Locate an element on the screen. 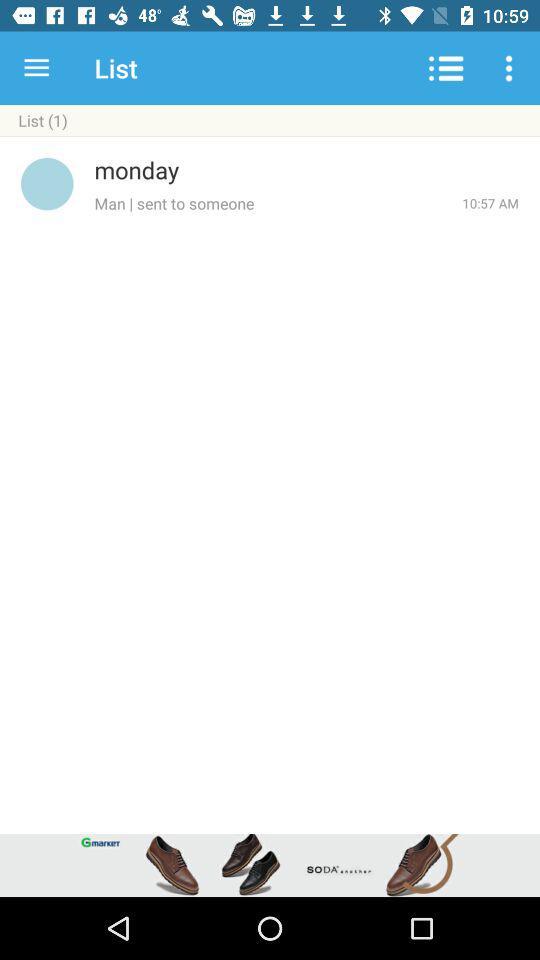 Image resolution: width=540 pixels, height=960 pixels. the monday icon is located at coordinates (306, 169).